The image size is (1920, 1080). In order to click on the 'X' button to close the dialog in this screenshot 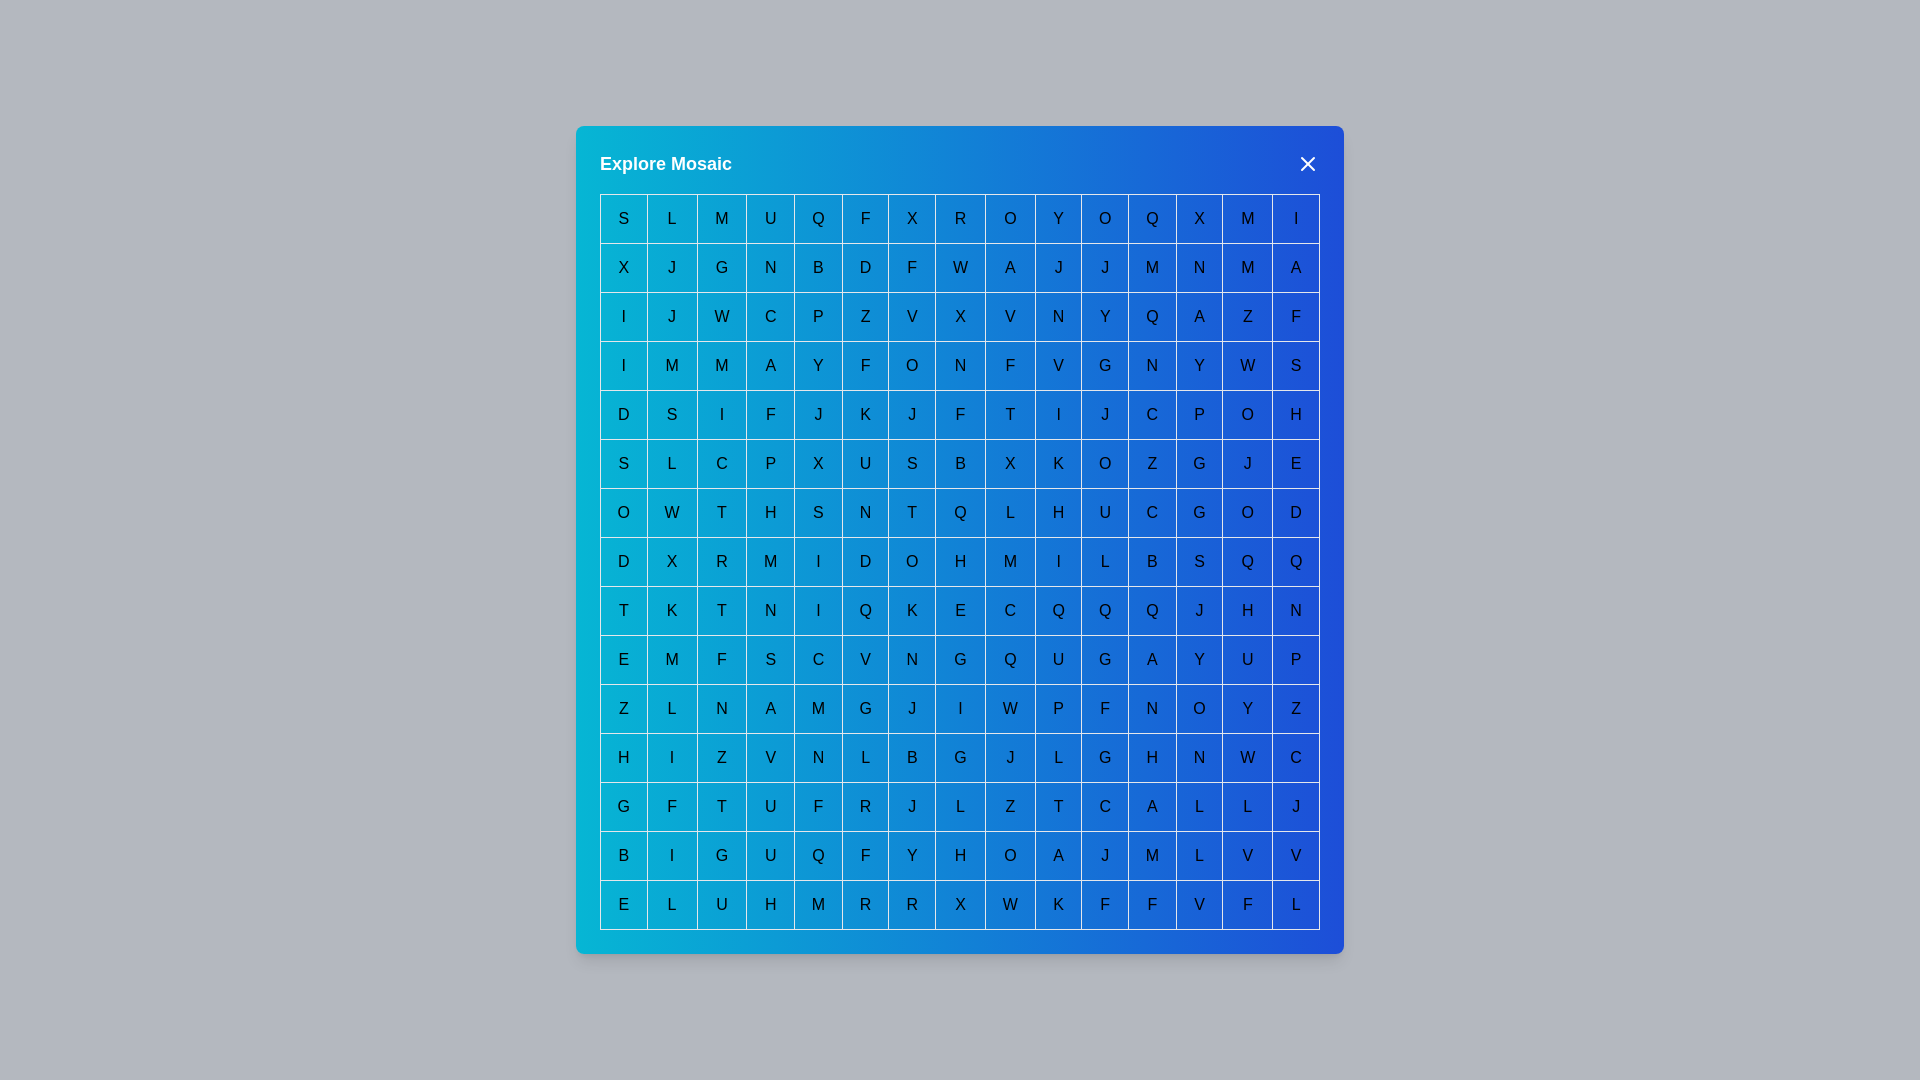, I will do `click(1308, 163)`.